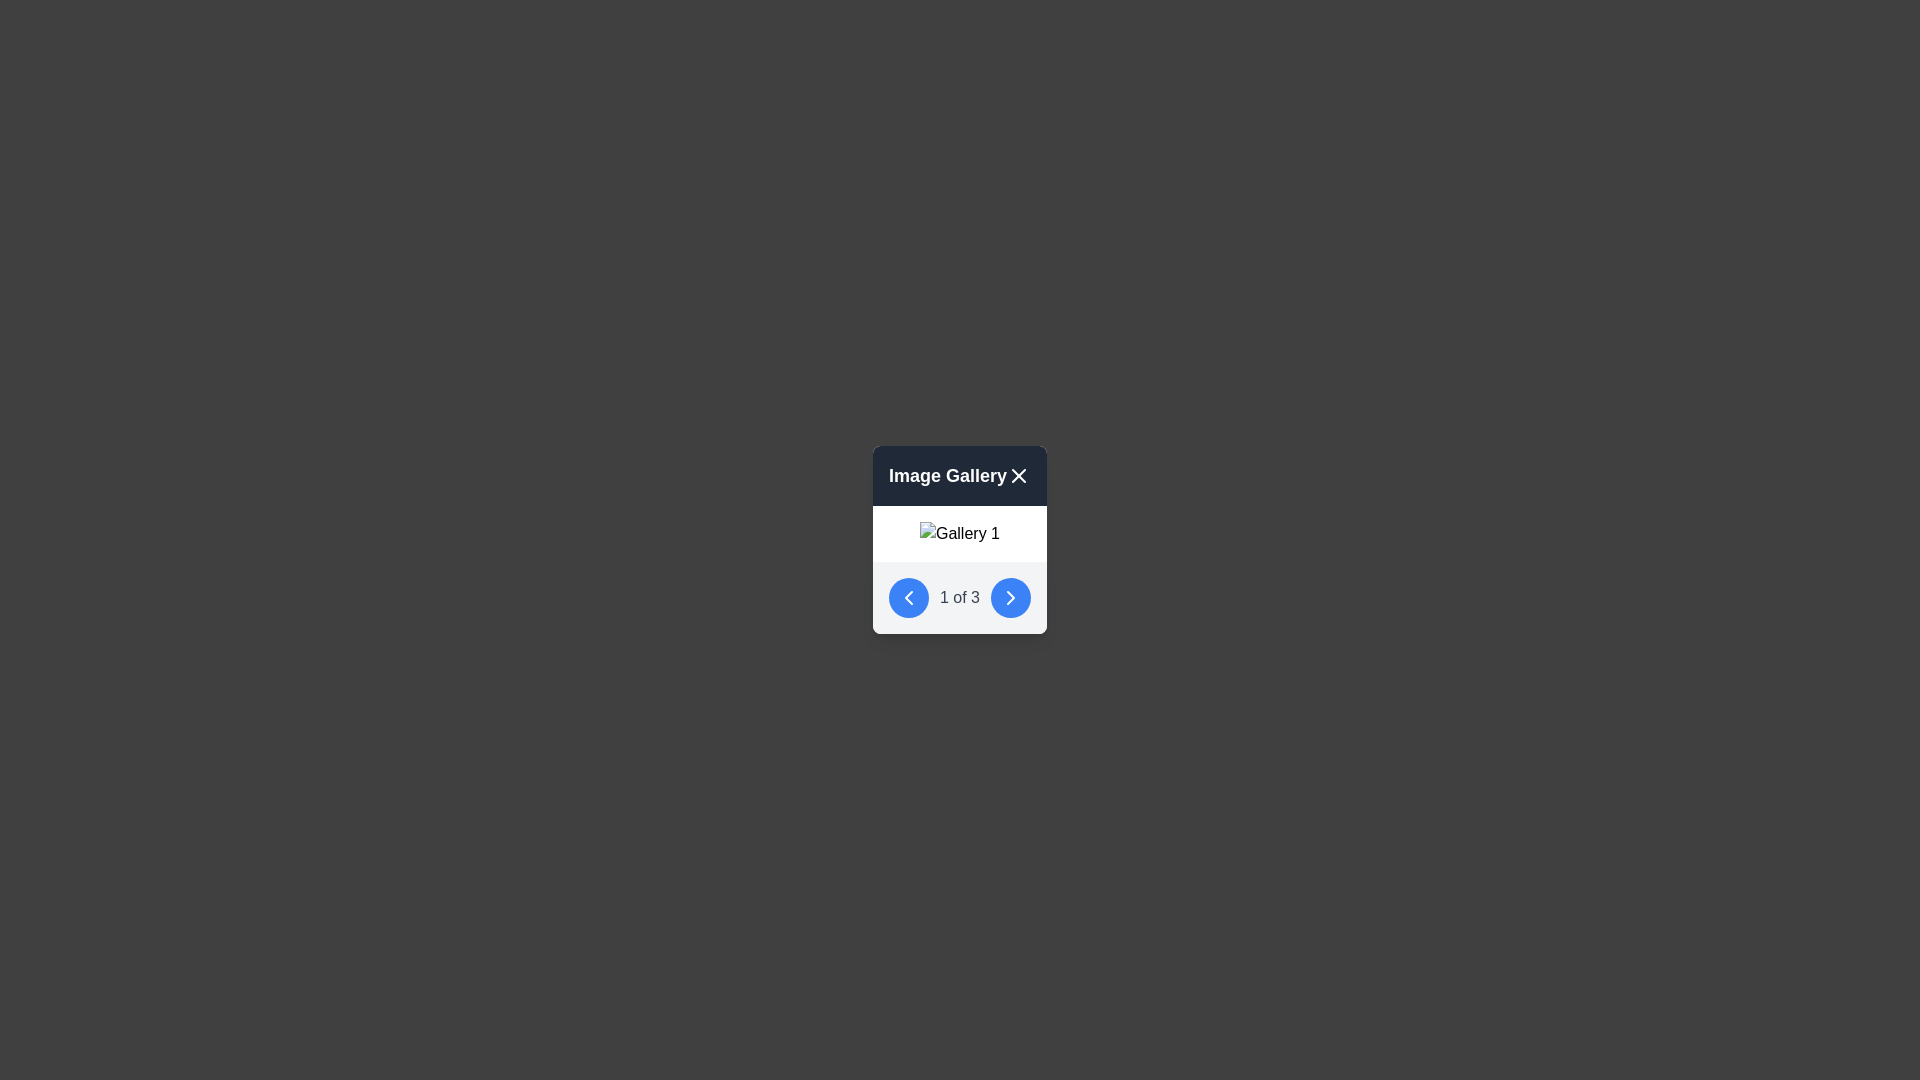  Describe the element at coordinates (1018, 475) in the screenshot. I see `the close button located in the top-right corner of the 'Image Gallery' header` at that location.